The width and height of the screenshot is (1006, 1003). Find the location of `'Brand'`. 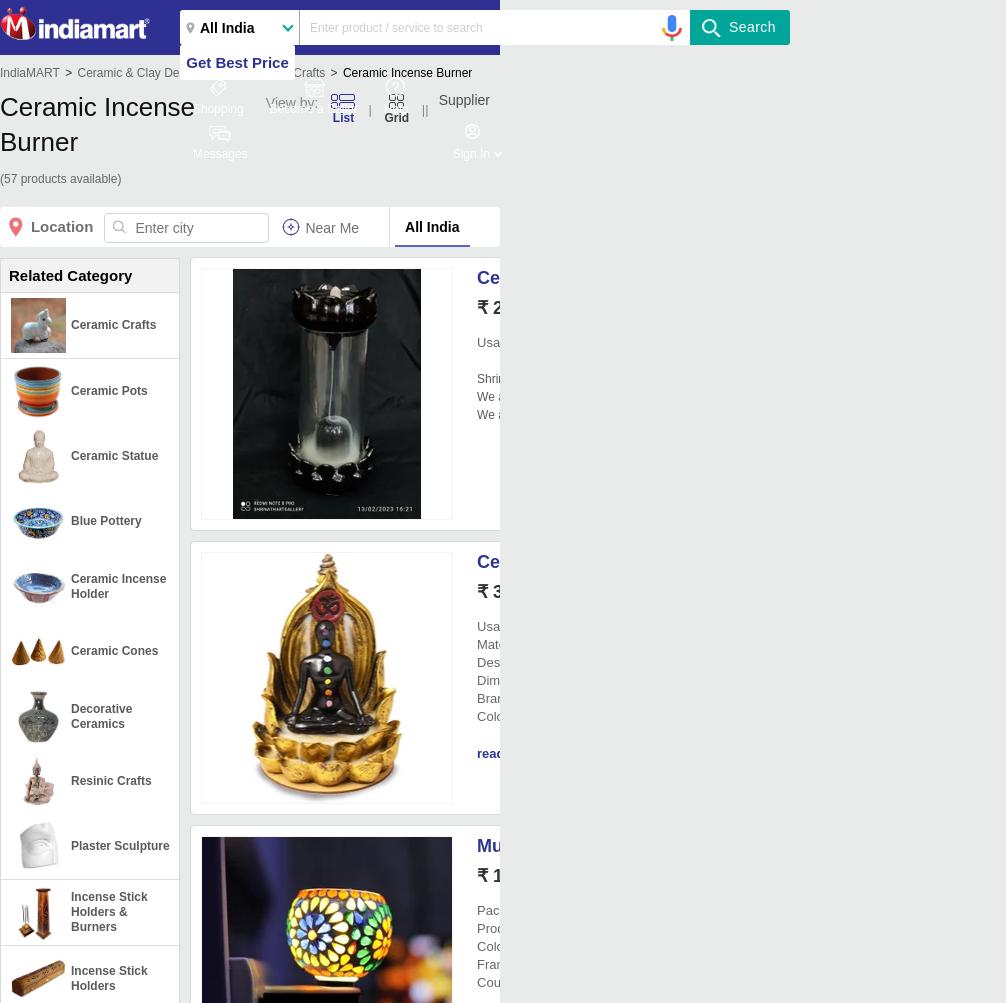

'Brand' is located at coordinates (493, 698).